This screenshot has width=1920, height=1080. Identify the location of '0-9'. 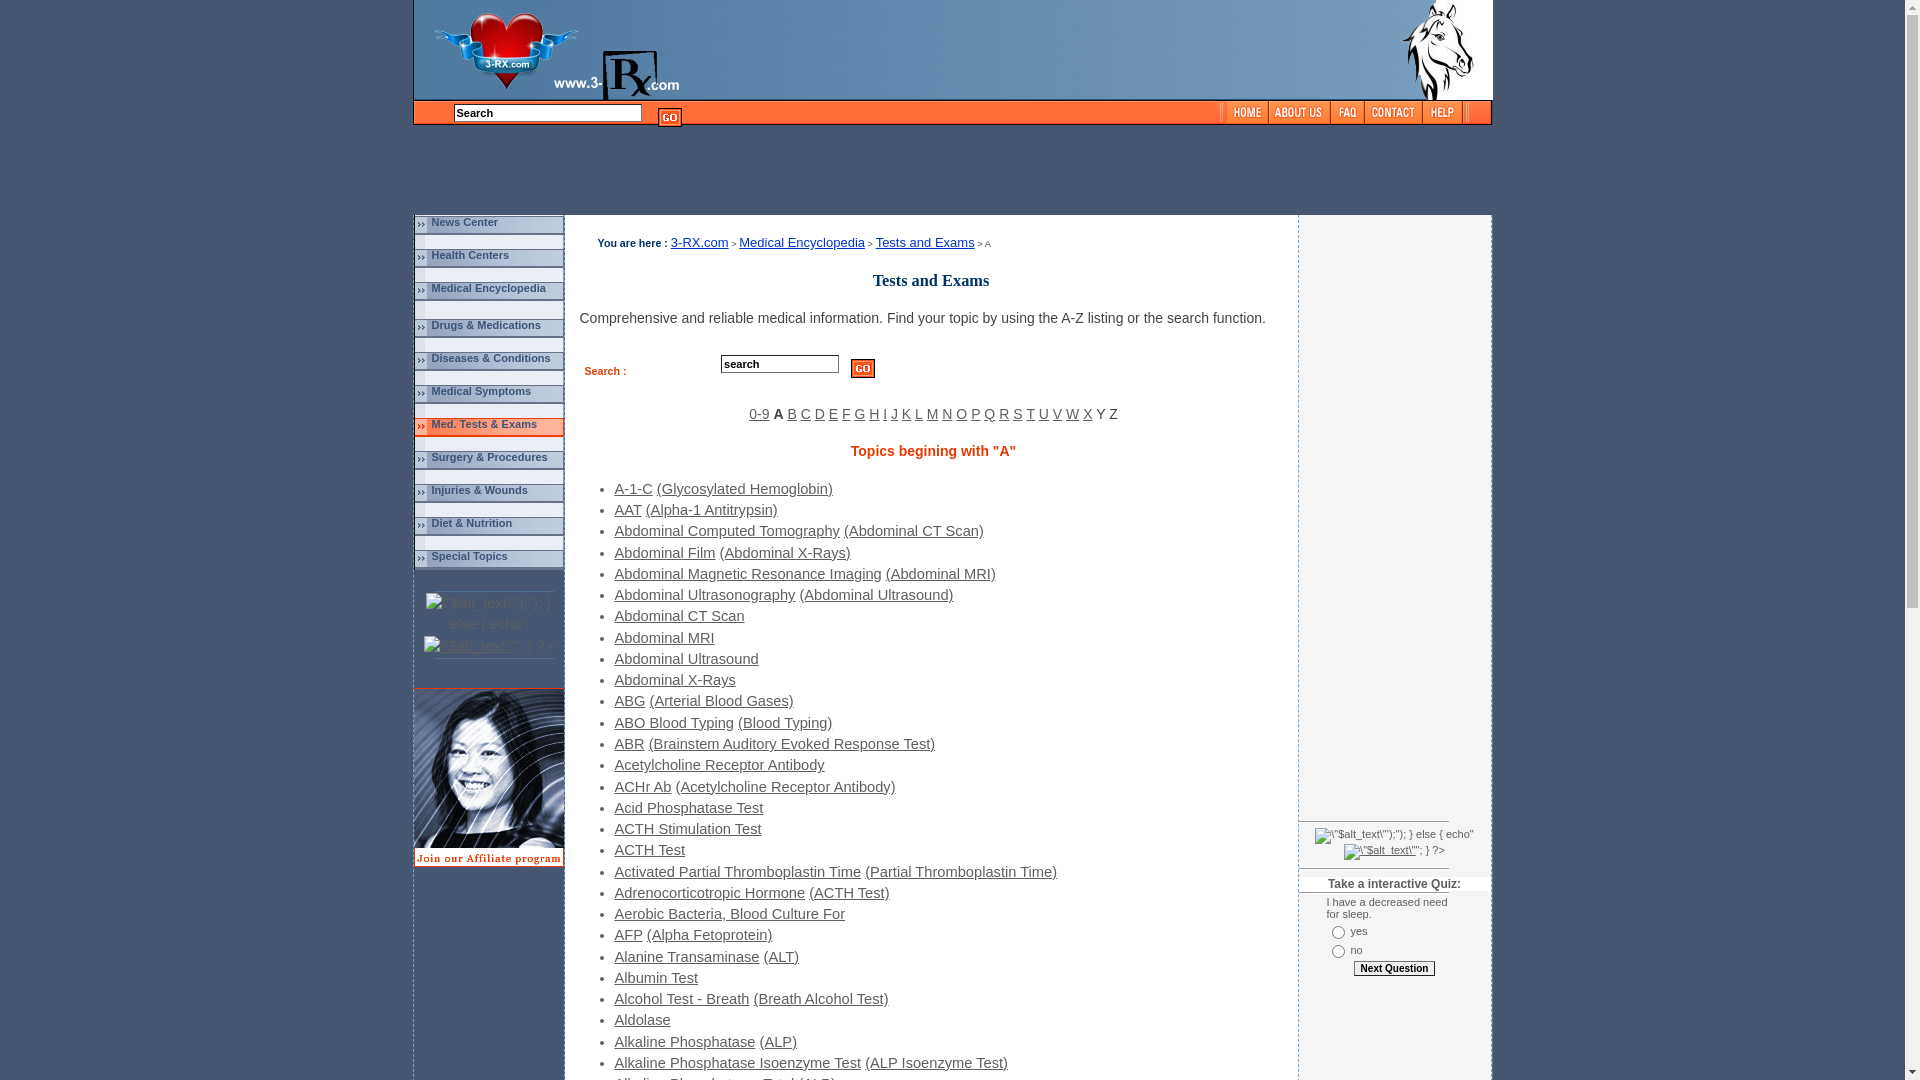
(757, 412).